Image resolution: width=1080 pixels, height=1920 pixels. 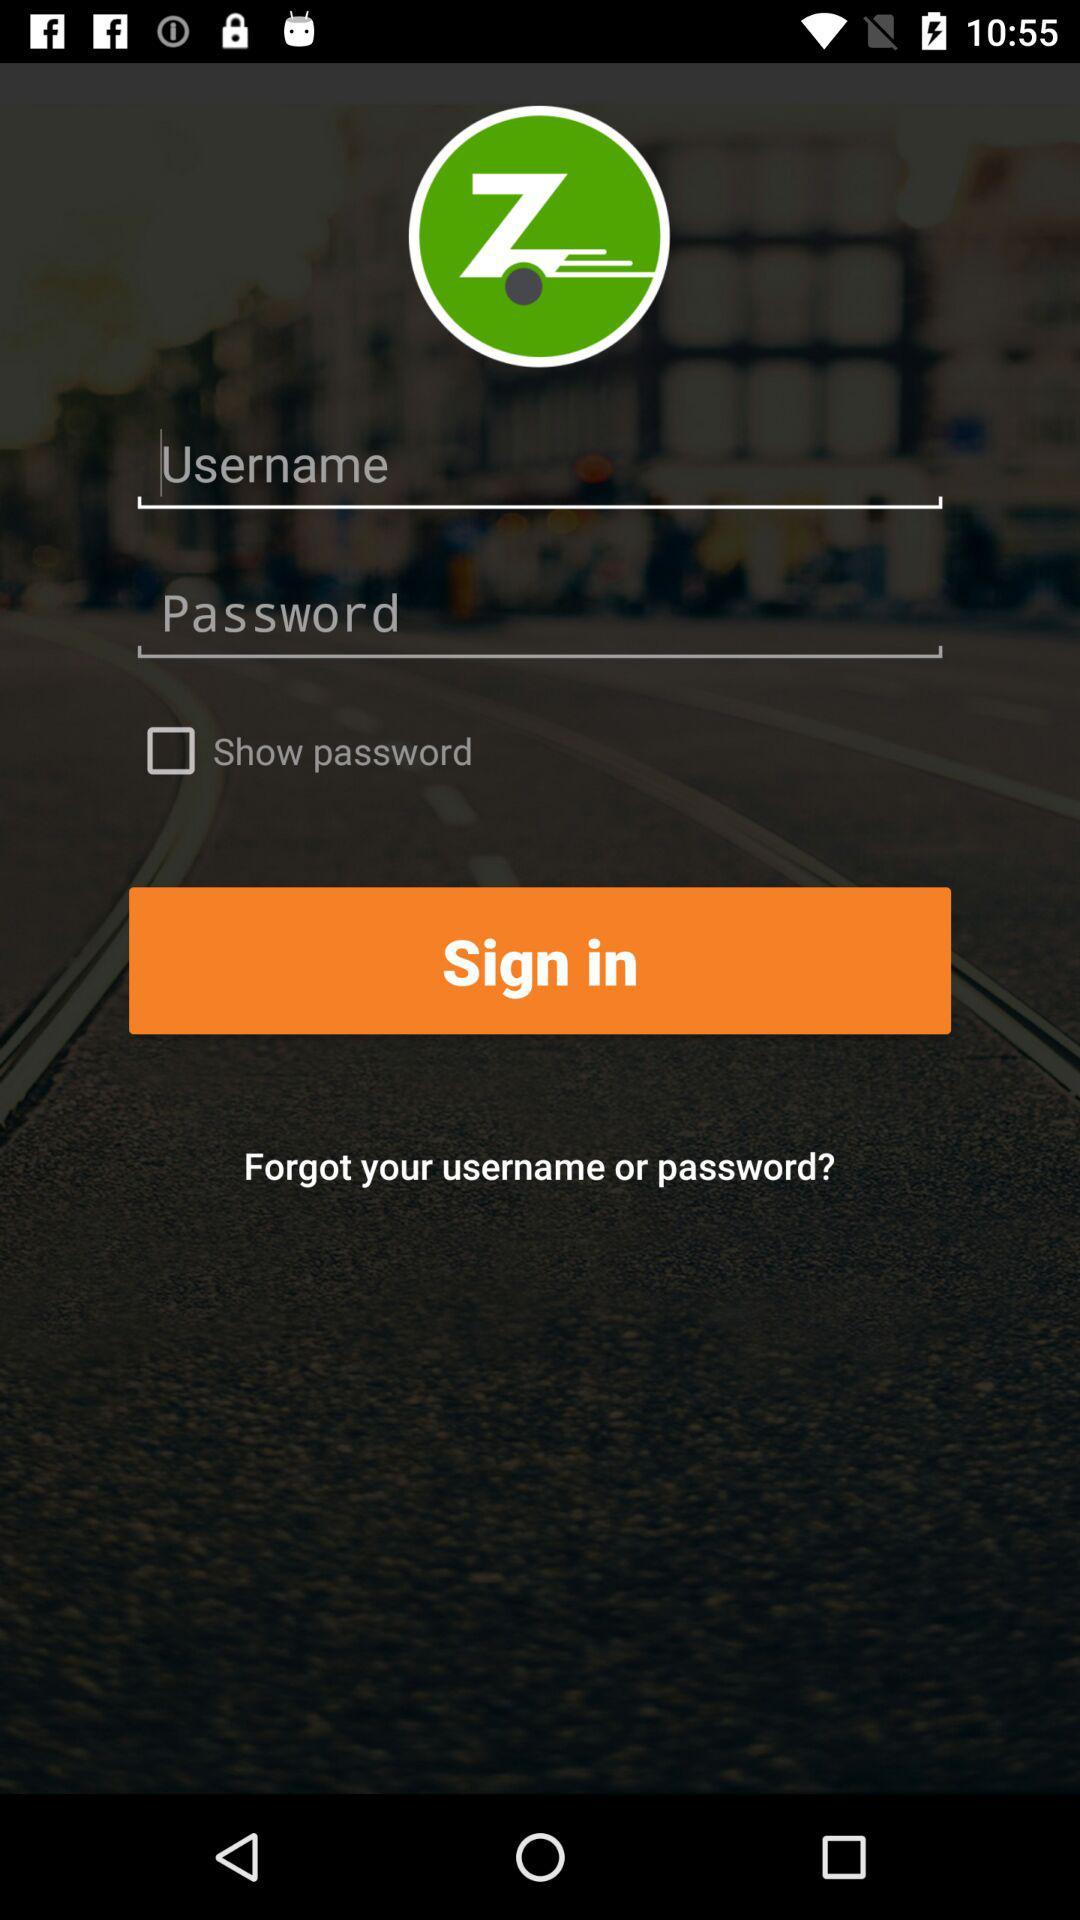 I want to click on username, so click(x=540, y=462).